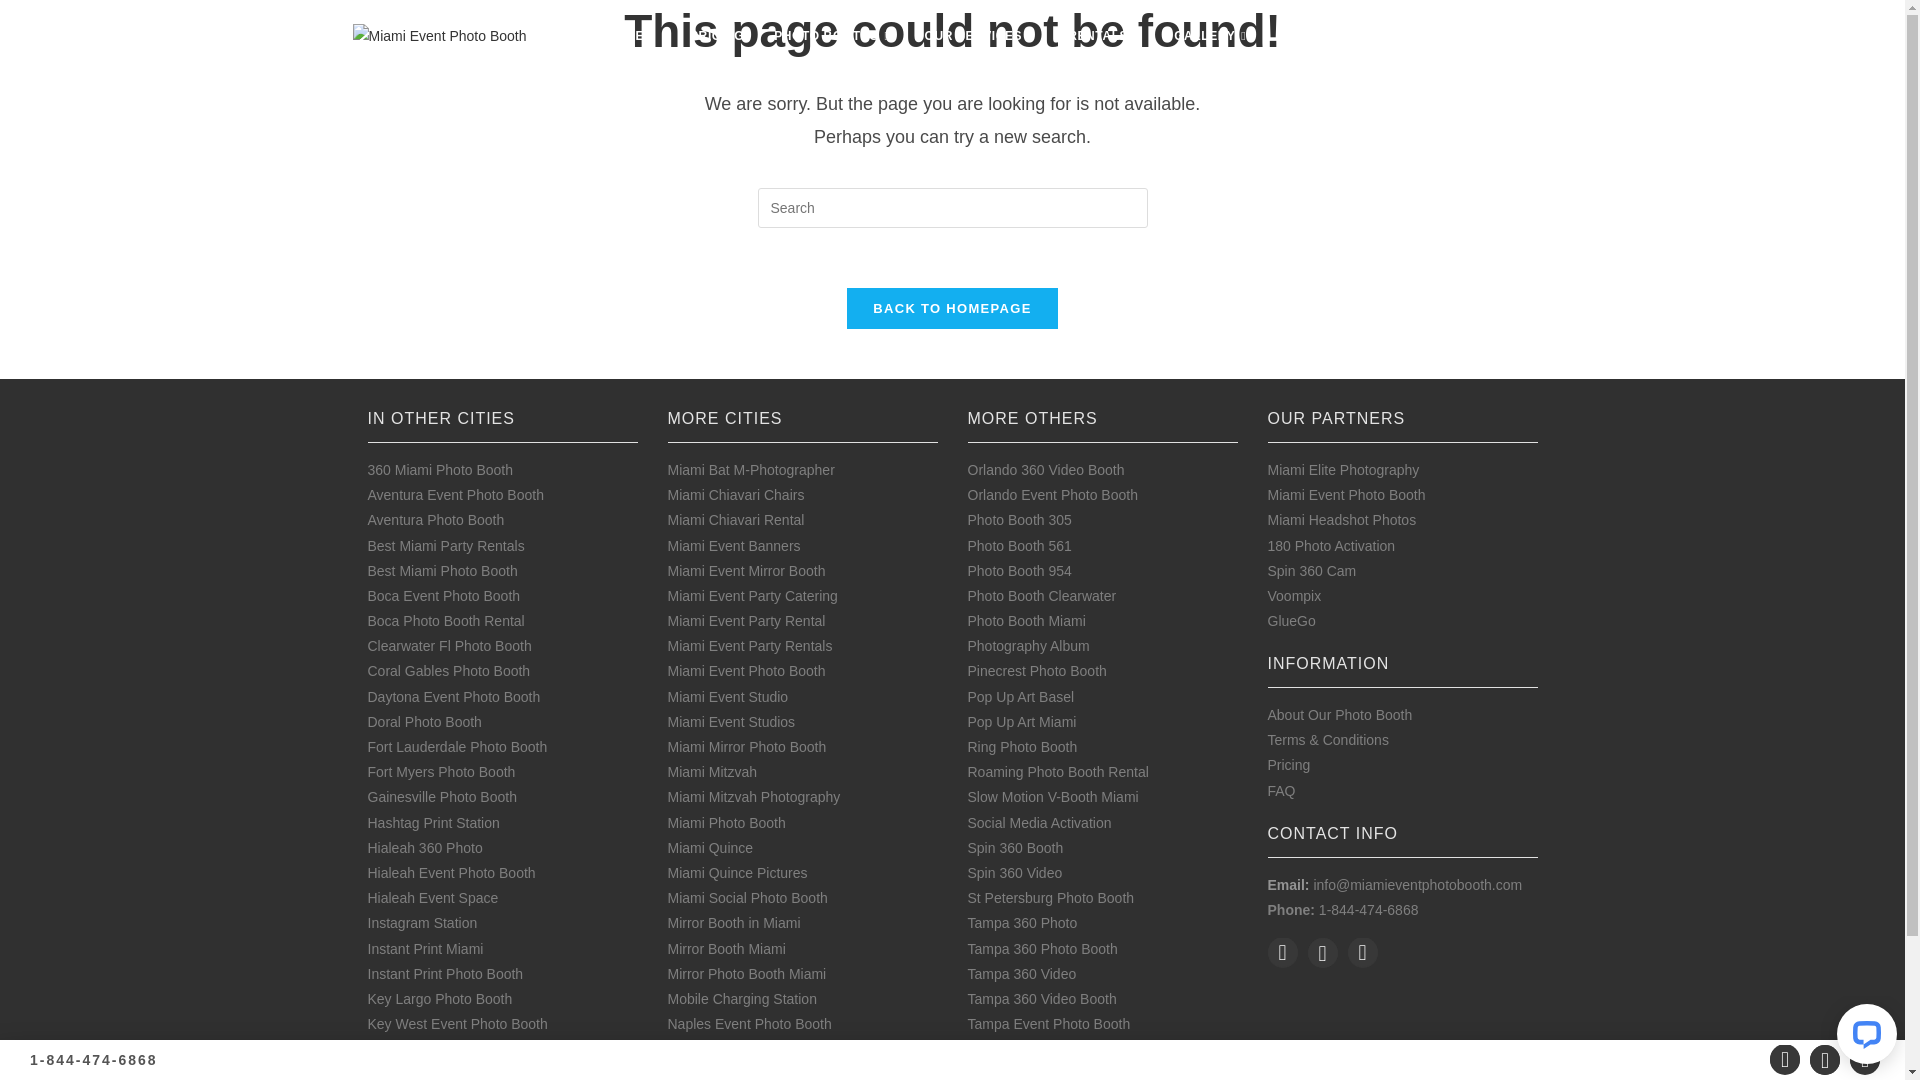 This screenshot has height=1080, width=1920. What do you see at coordinates (93, 1059) in the screenshot?
I see `'1-844-474-6868'` at bounding box center [93, 1059].